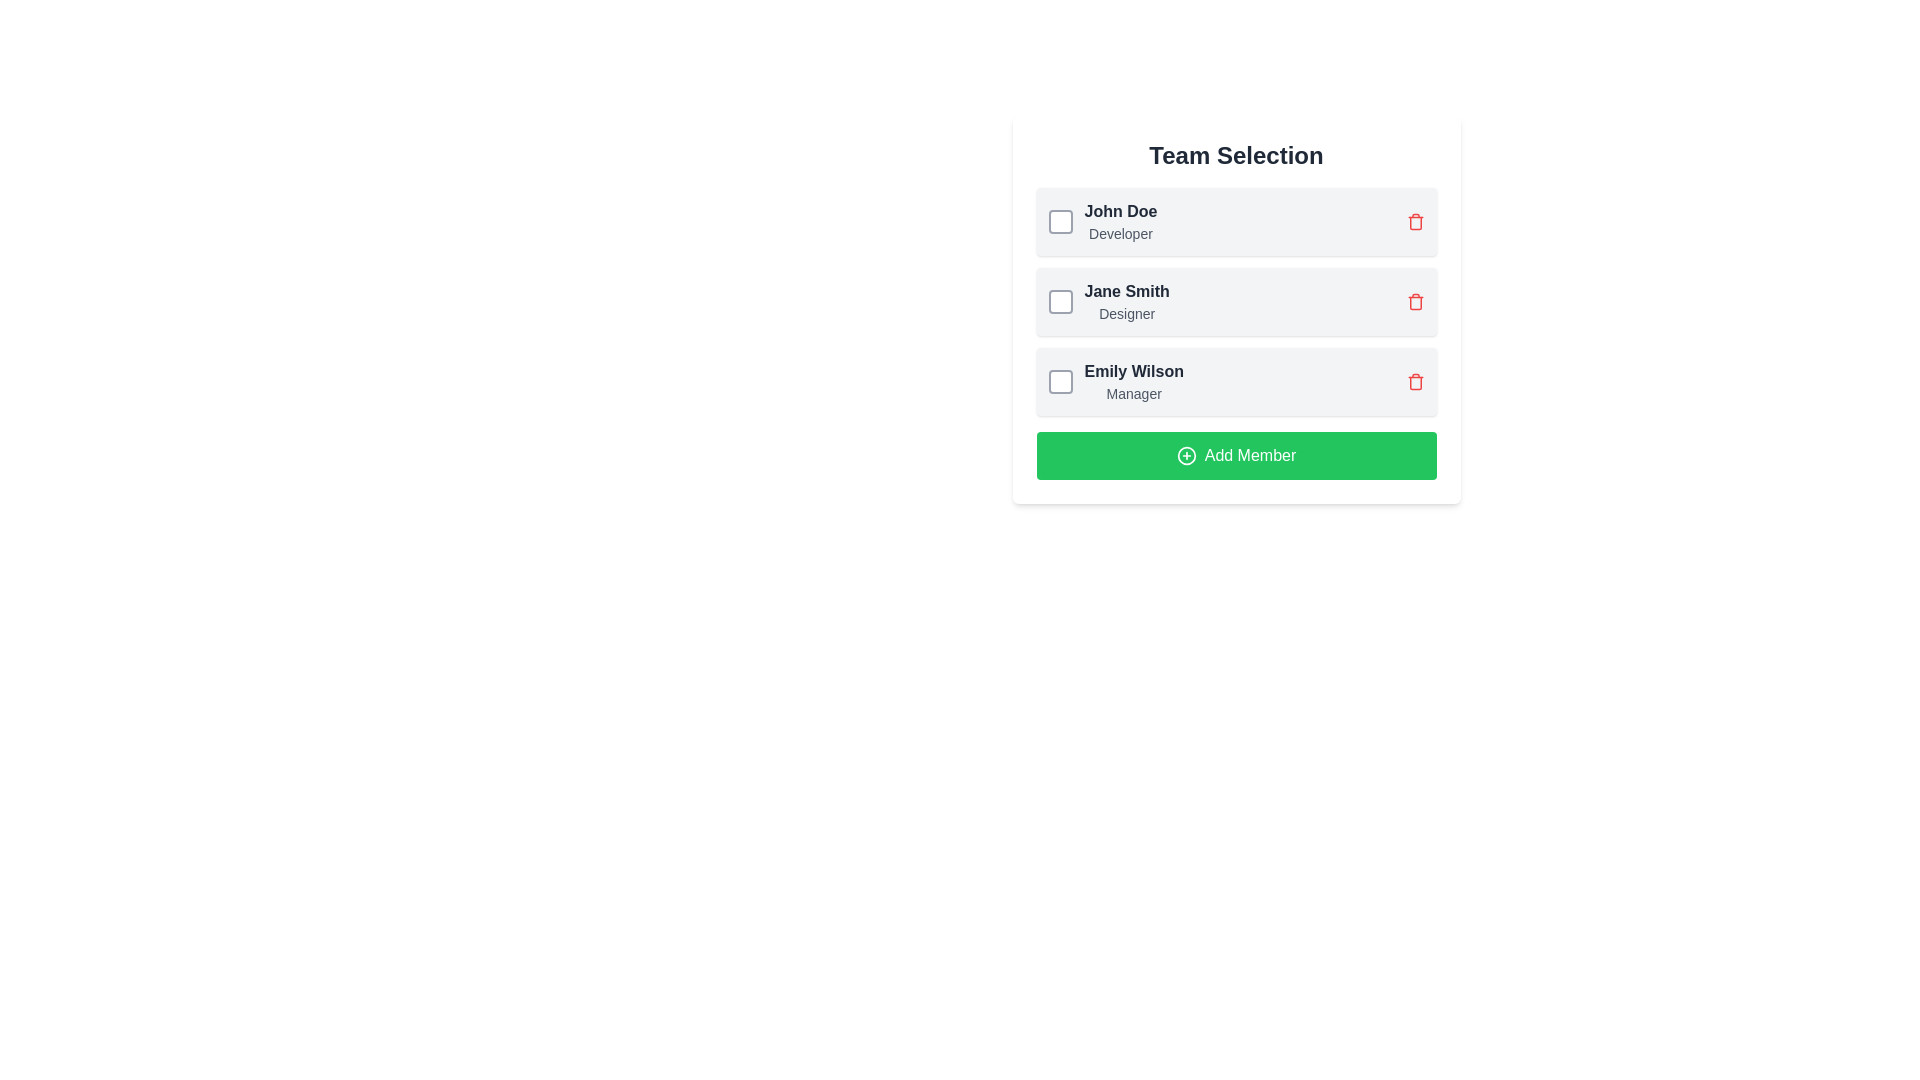  Describe the element at coordinates (1186, 455) in the screenshot. I see `the central icon of the 'Add Member' button, which visually indicates the action` at that location.